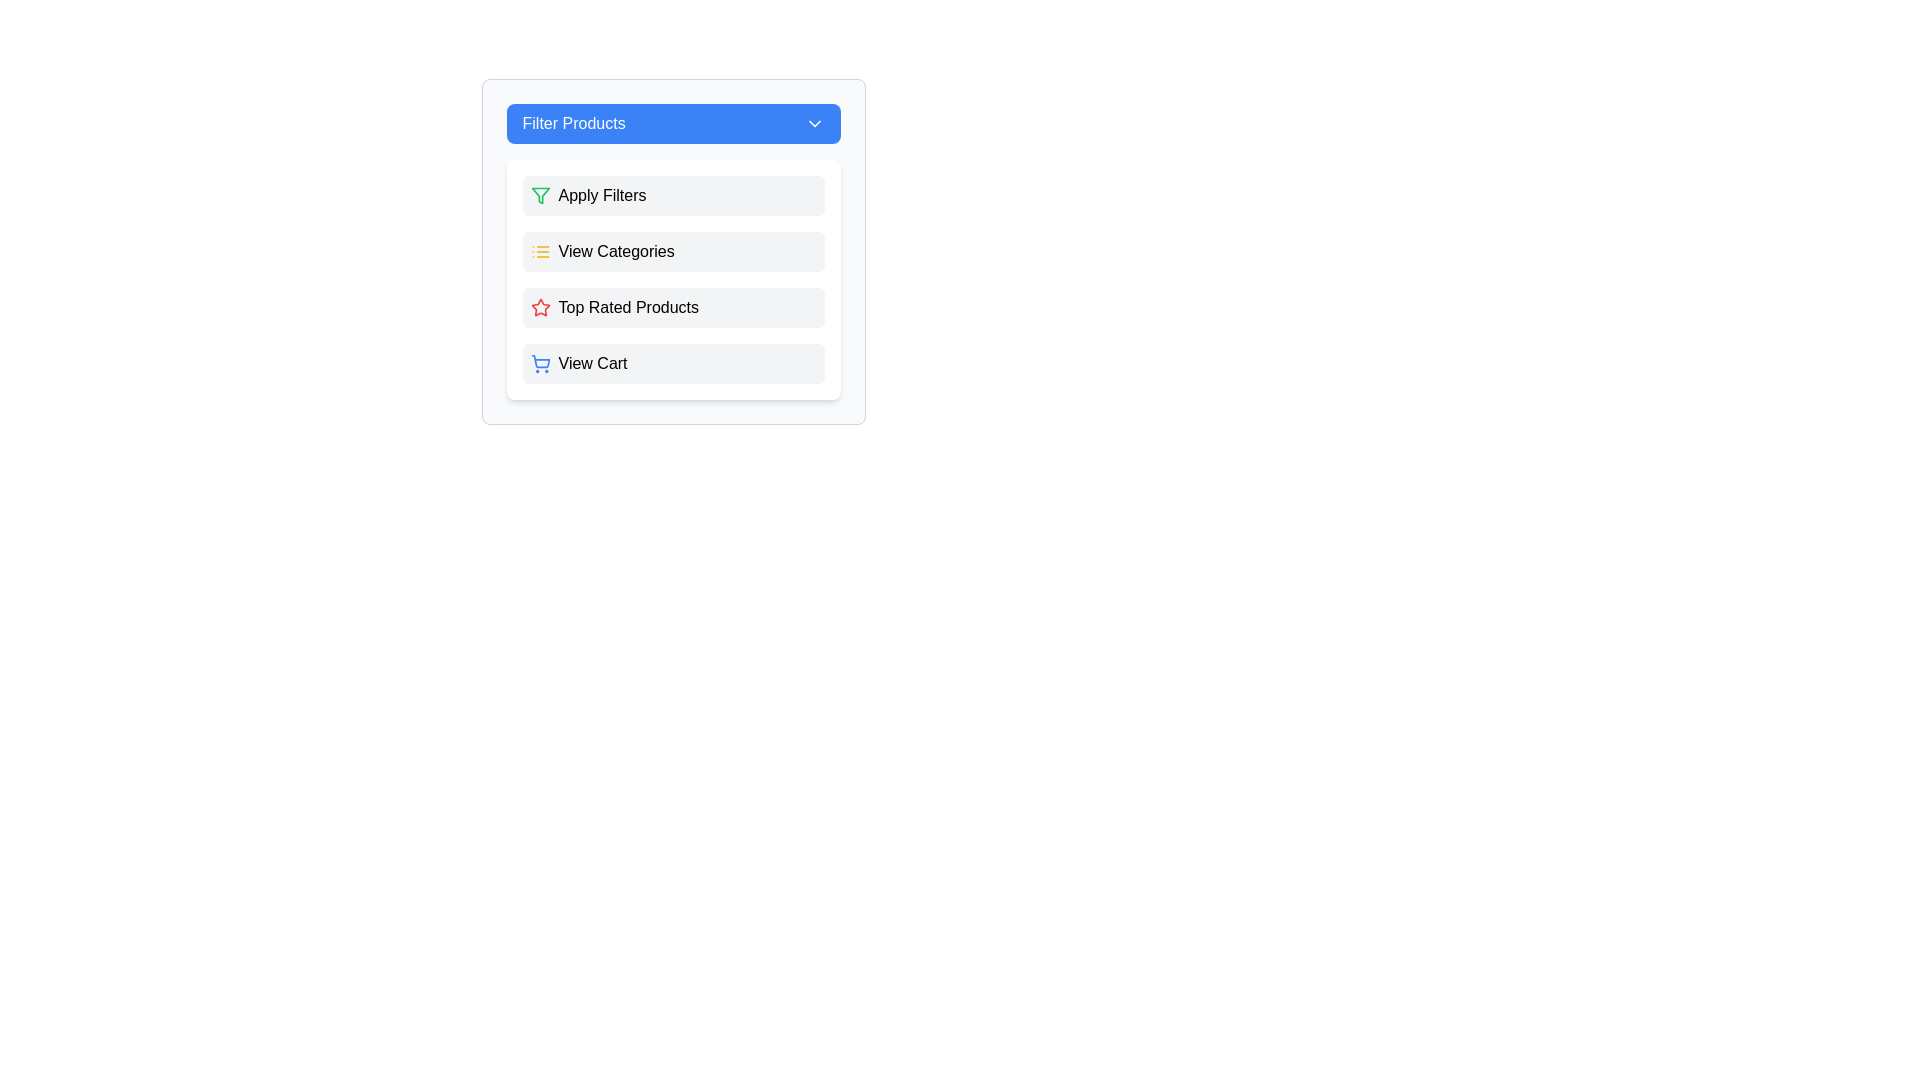 The height and width of the screenshot is (1080, 1920). Describe the element at coordinates (540, 196) in the screenshot. I see `the filtering icon located to the left of the 'Apply Filters' text in the menu under the 'Filter Products' dropdown` at that location.